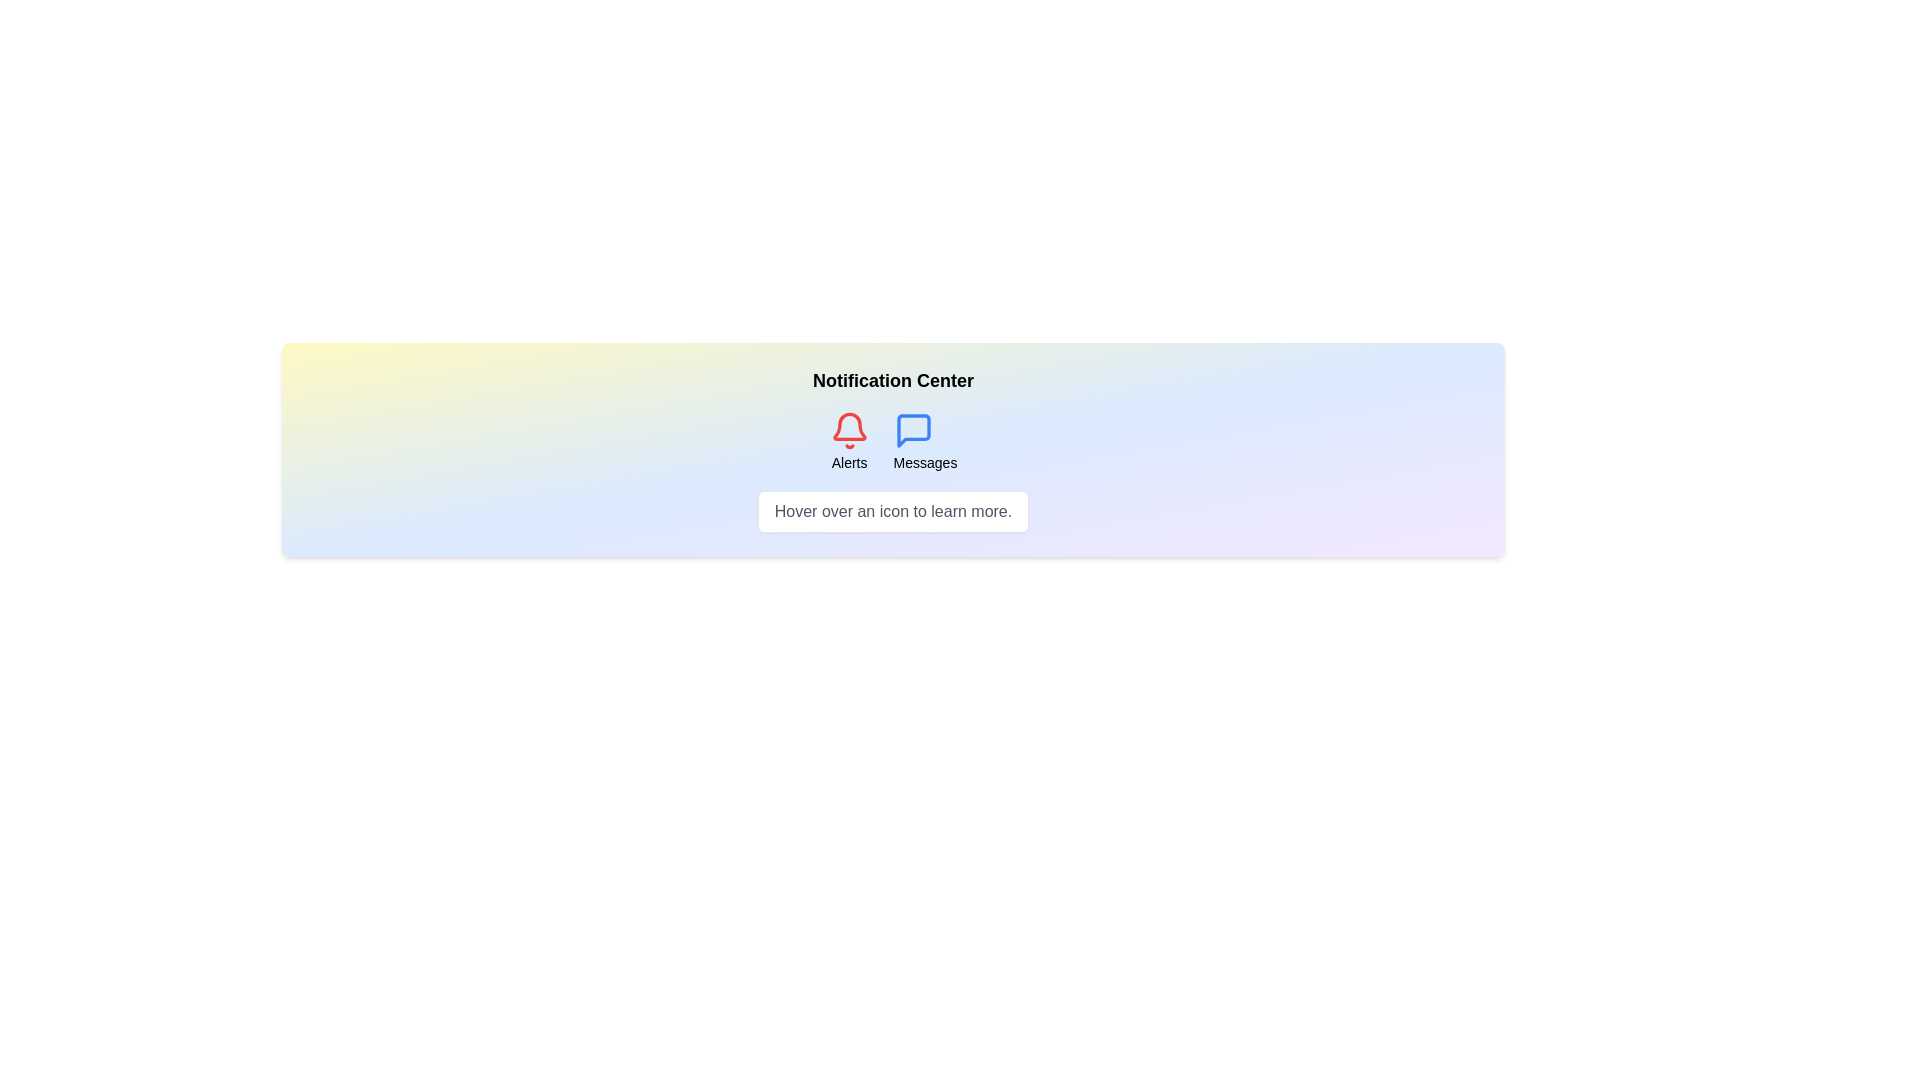  What do you see at coordinates (924, 462) in the screenshot?
I see `the Text Label located below the speech bubble icon, which serves as a descriptive label for the messaging feature` at bounding box center [924, 462].